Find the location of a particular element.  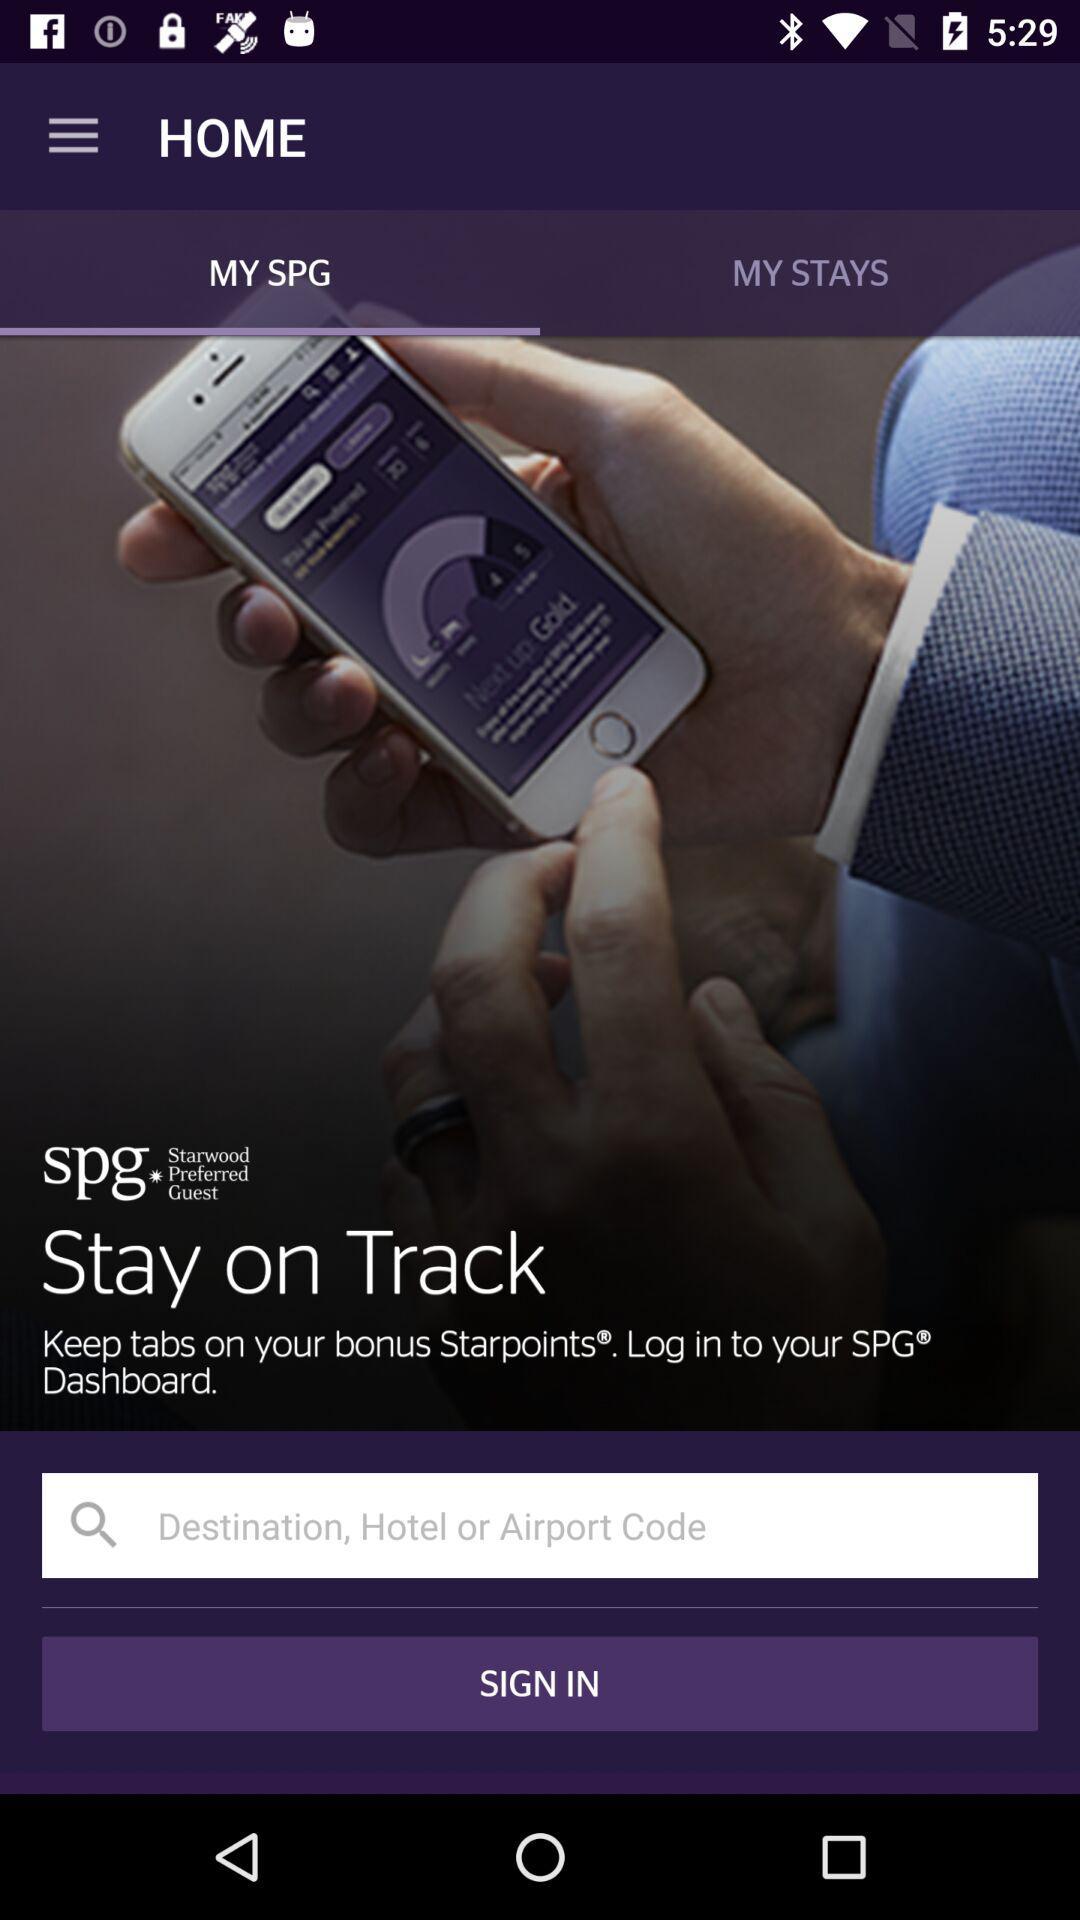

destination hotel or airport code is located at coordinates (540, 1524).